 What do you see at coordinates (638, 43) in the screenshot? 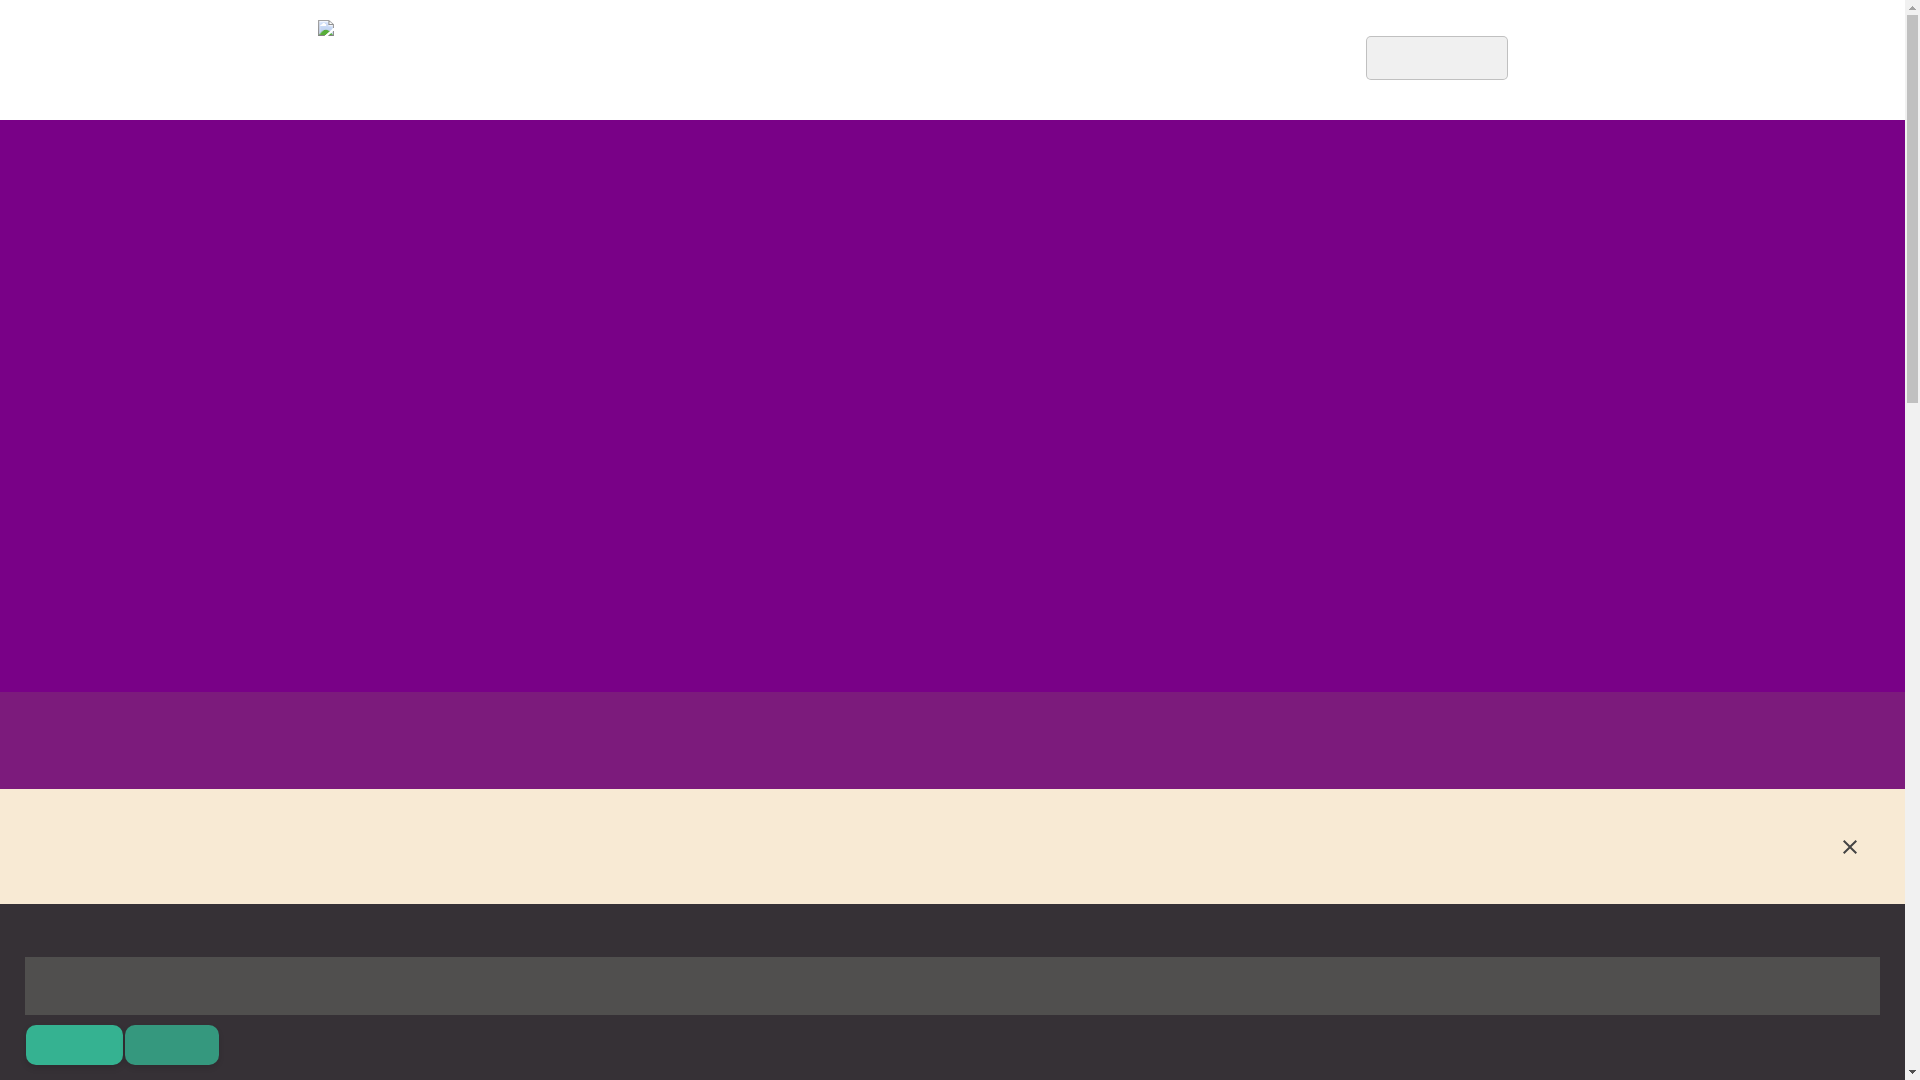
I see `'Go to site home page'` at bounding box center [638, 43].